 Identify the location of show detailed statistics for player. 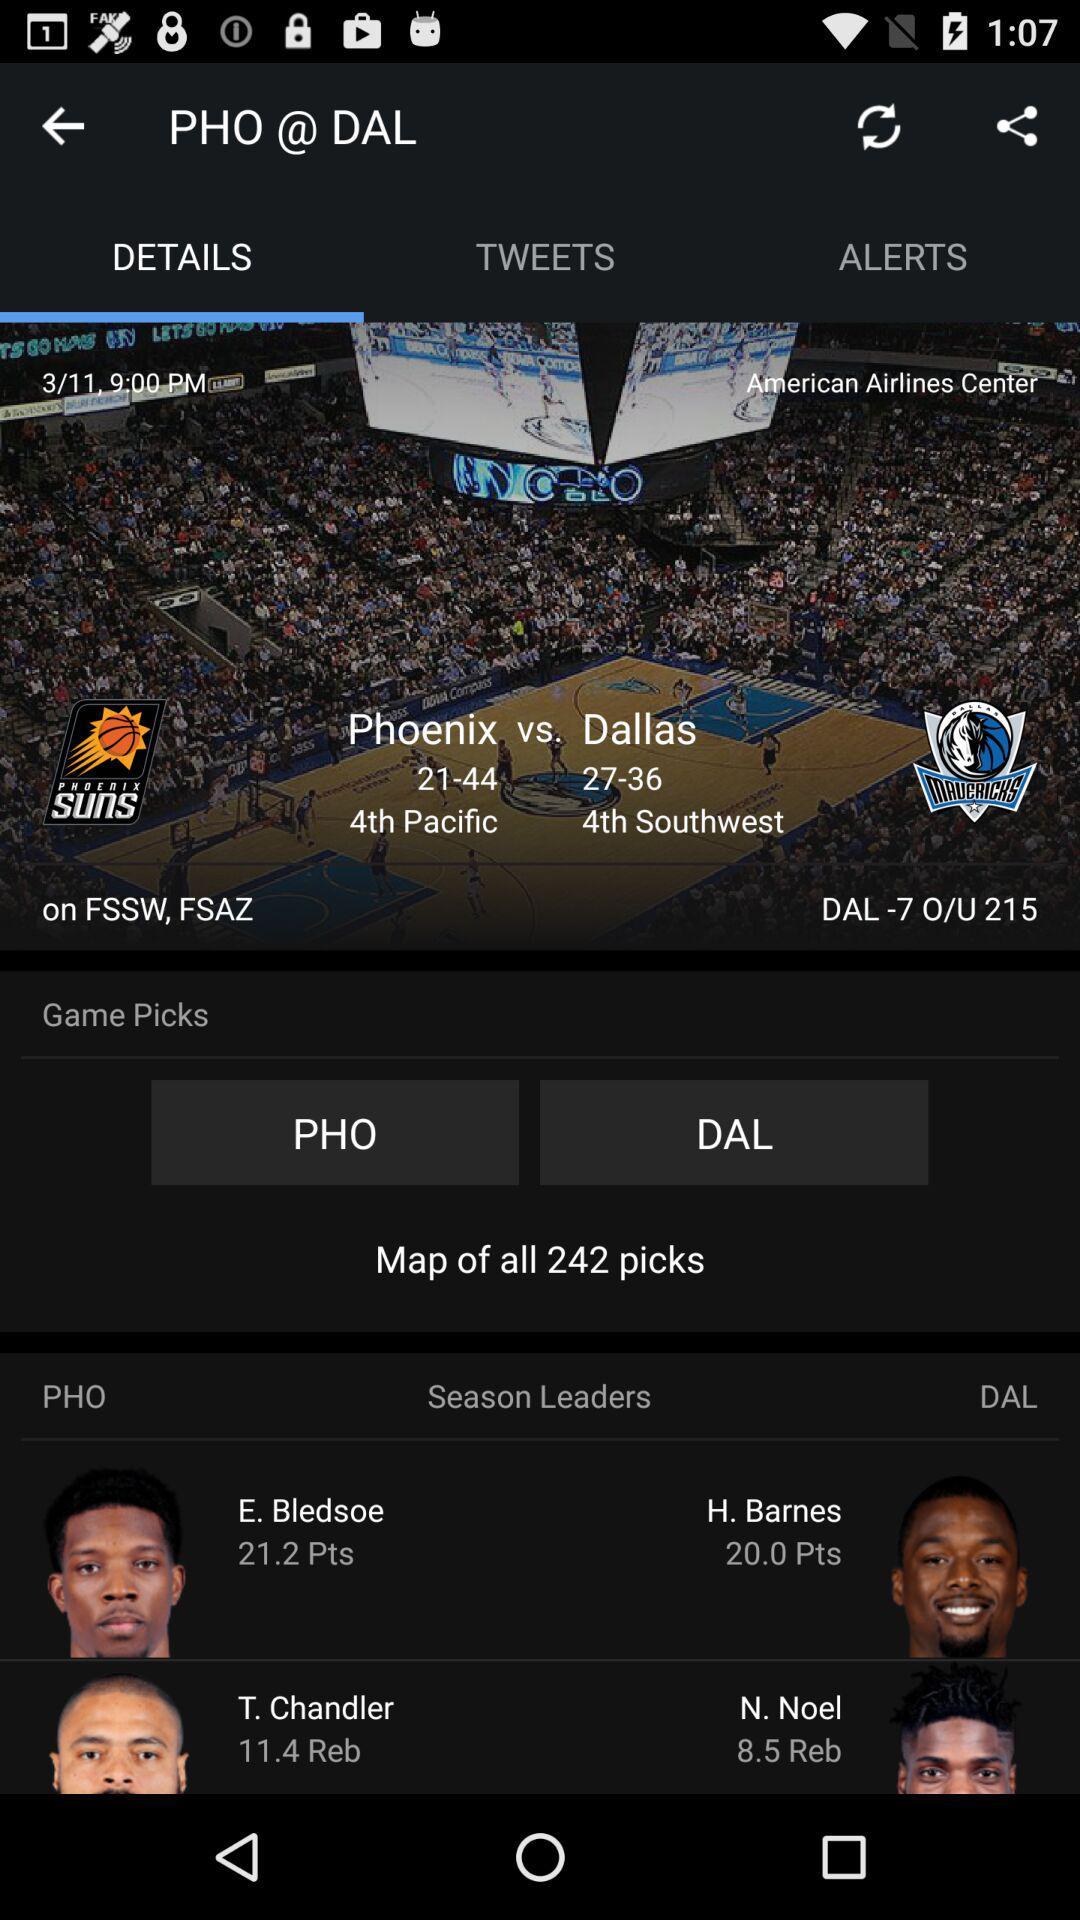
(922, 1725).